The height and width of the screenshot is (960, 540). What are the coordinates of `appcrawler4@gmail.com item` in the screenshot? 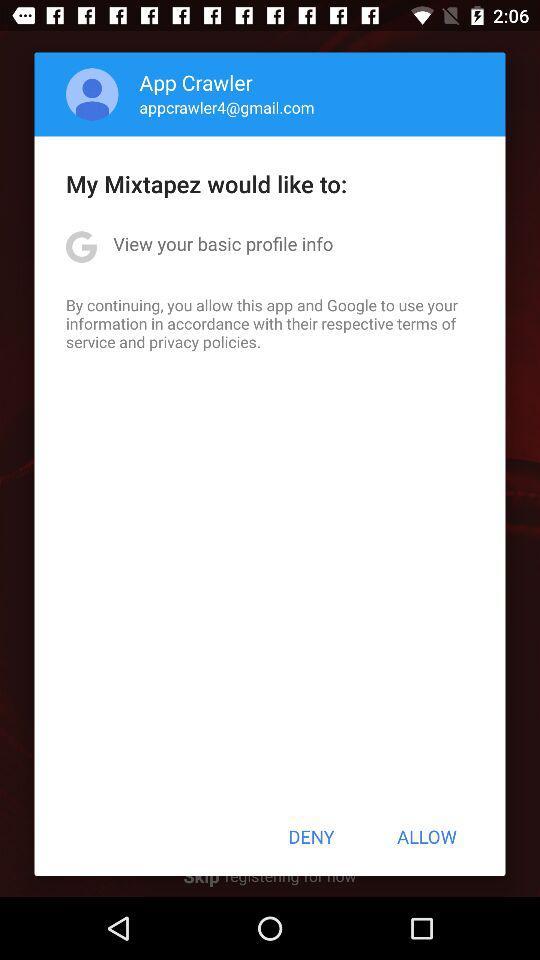 It's located at (226, 107).